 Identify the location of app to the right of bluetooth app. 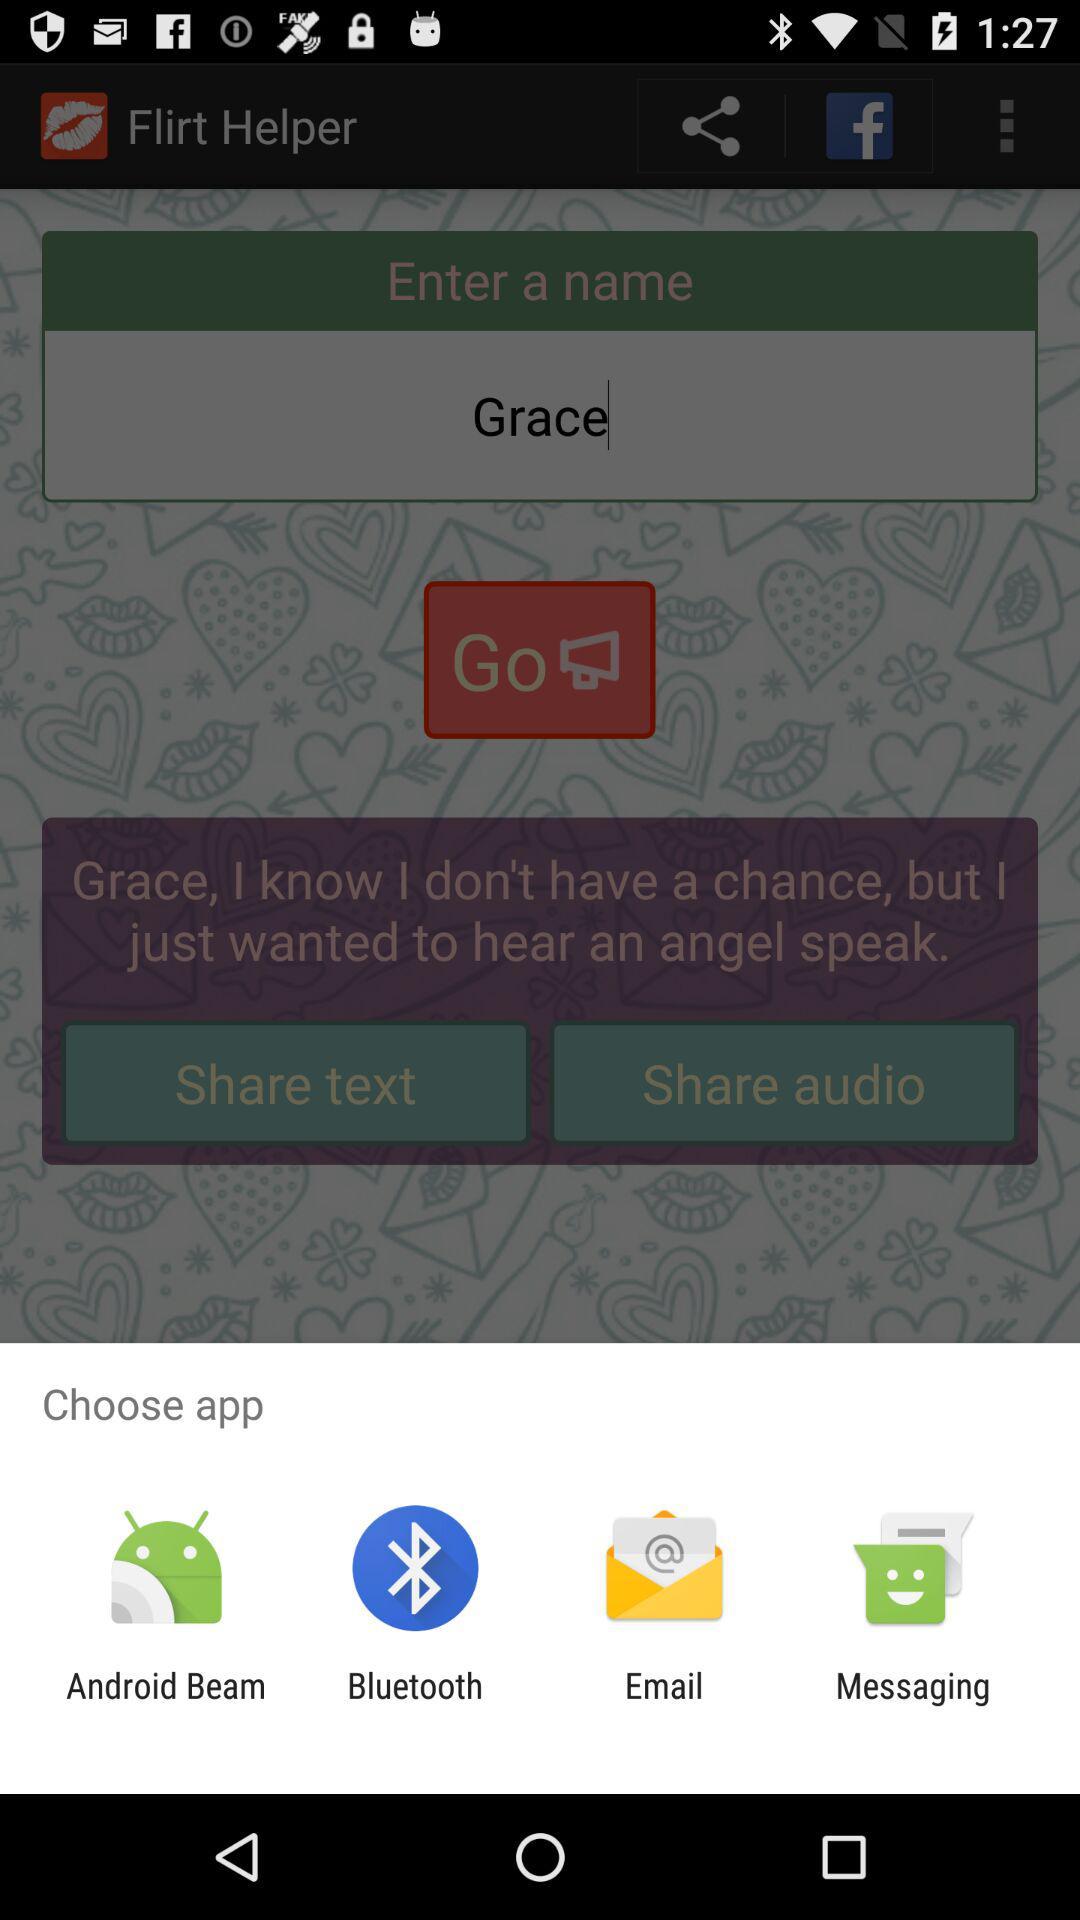
(664, 1705).